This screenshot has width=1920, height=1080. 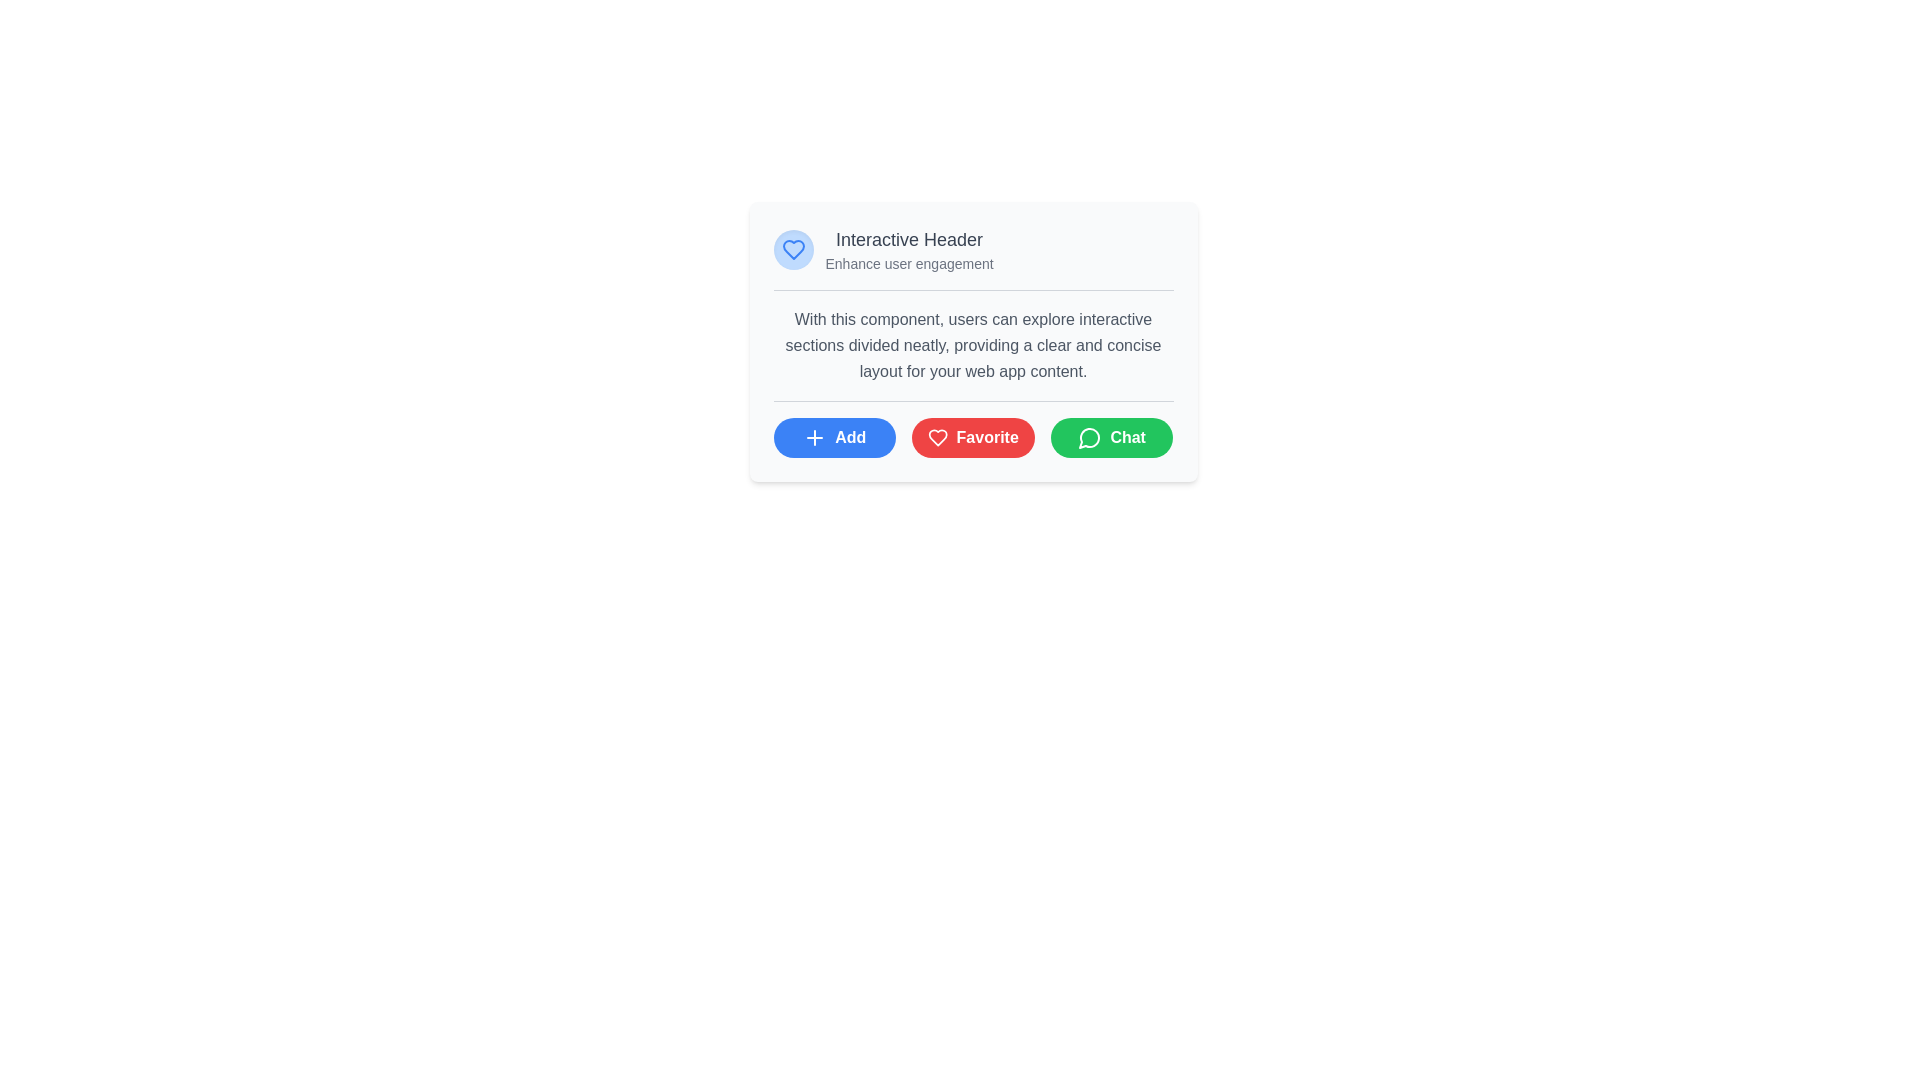 I want to click on the circular icon with a speech bubble design on a green background, which is located to the left of the text 'Chat' in the rounded green button, so click(x=1089, y=437).